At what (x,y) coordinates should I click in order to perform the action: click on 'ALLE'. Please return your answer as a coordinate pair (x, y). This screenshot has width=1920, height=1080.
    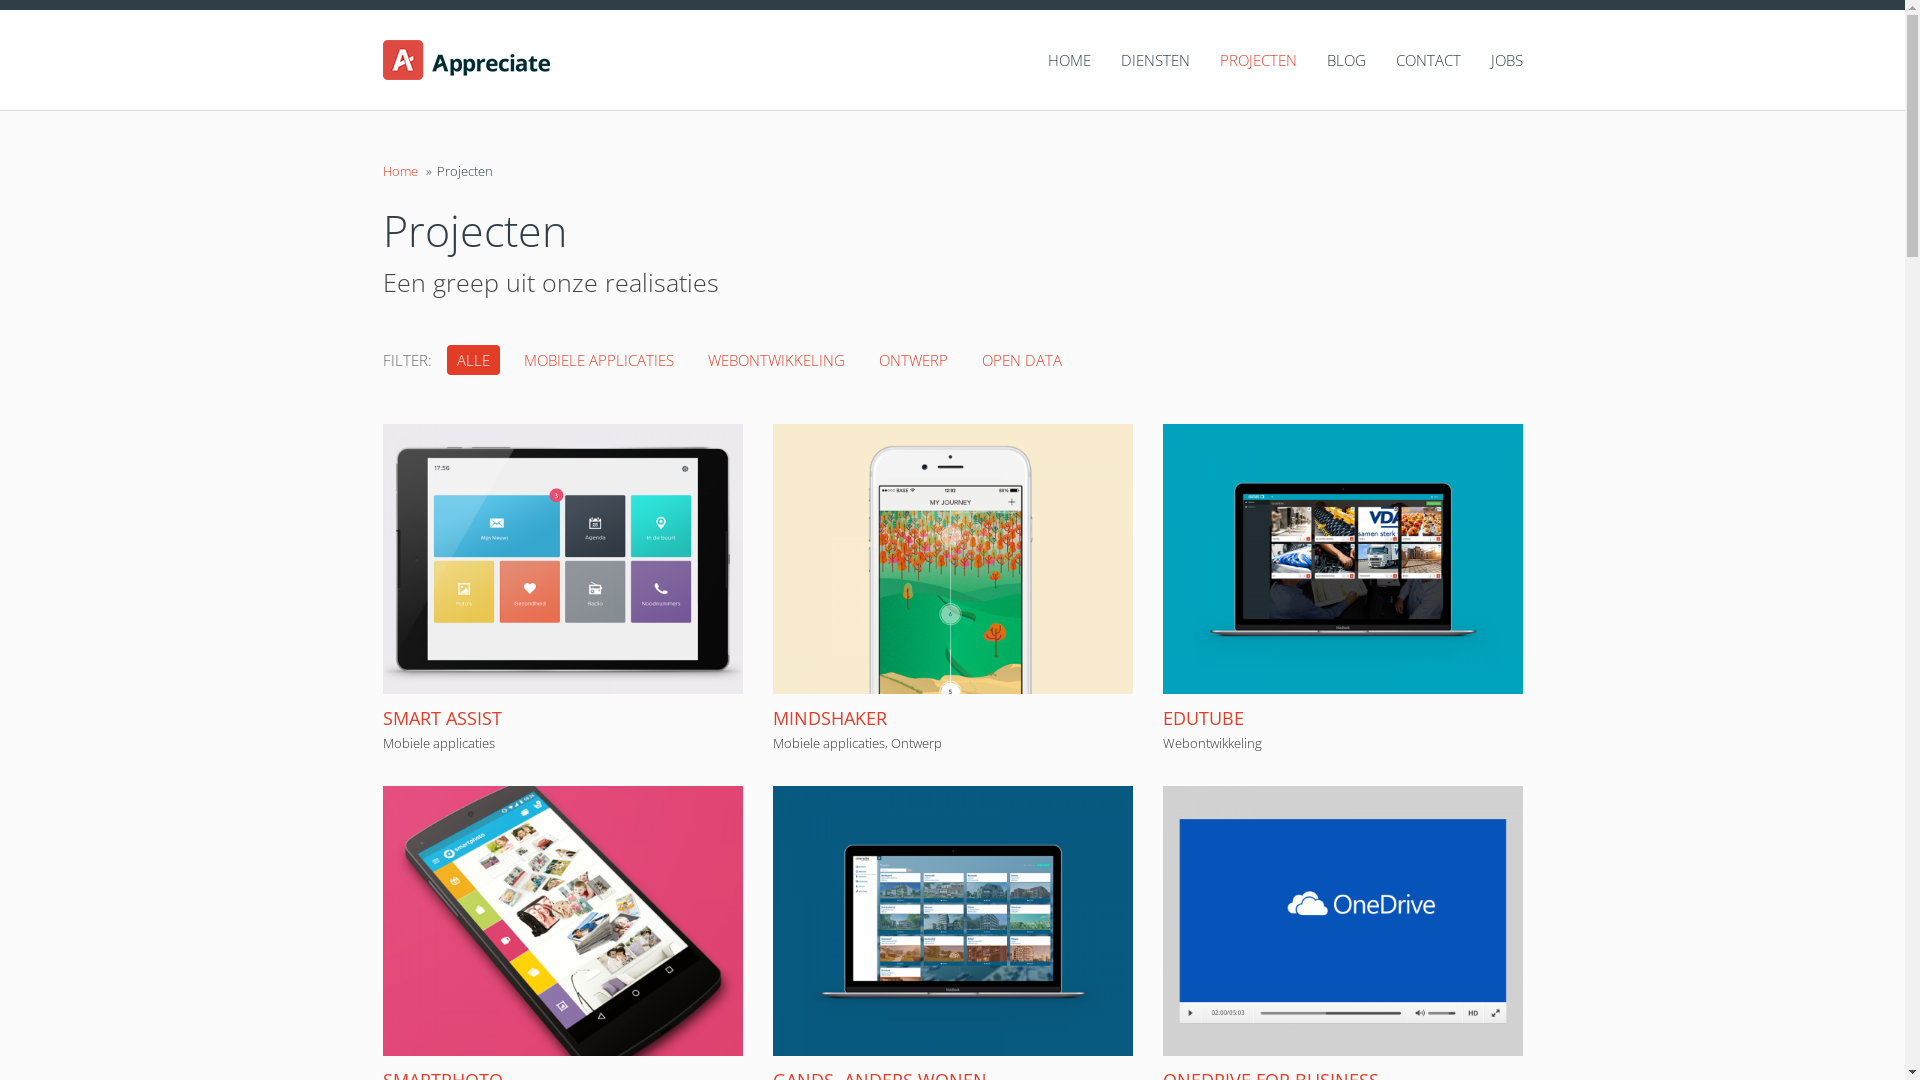
    Looking at the image, I should click on (471, 358).